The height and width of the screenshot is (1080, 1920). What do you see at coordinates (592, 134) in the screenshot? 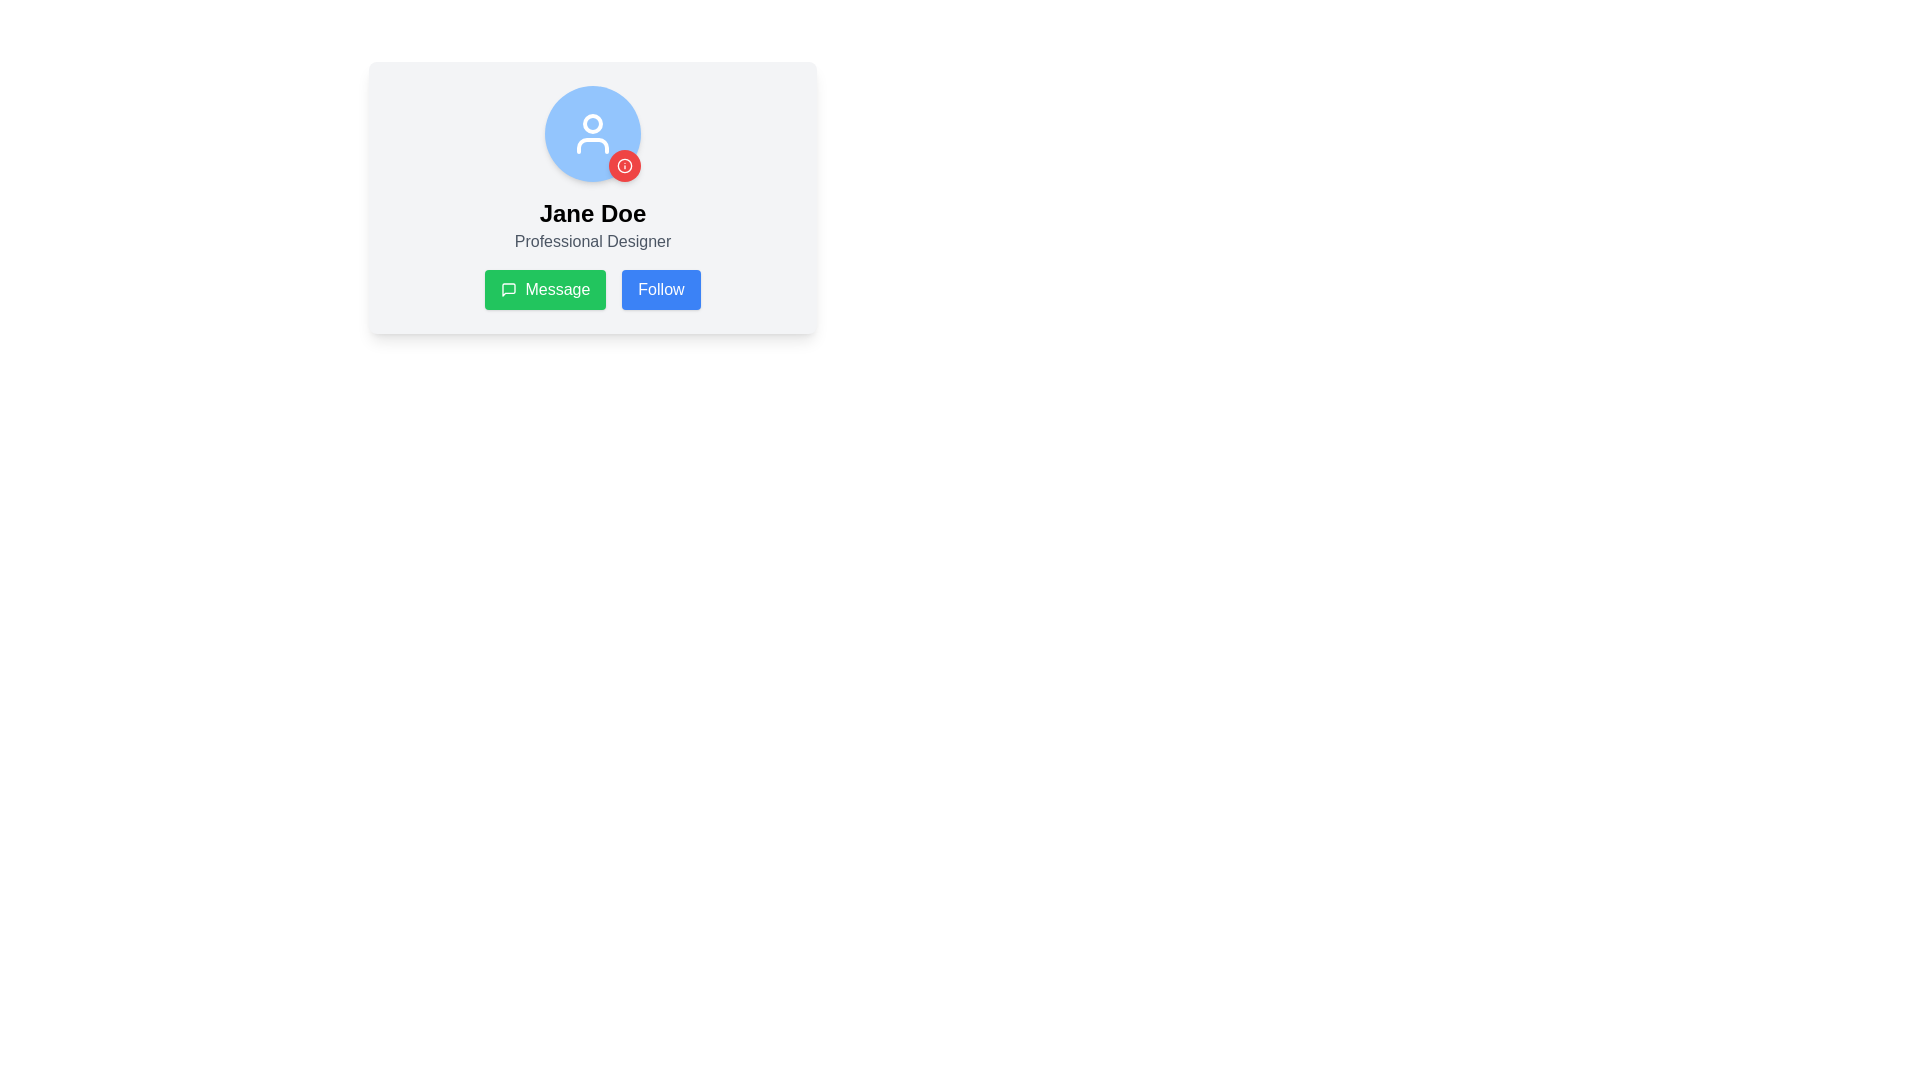
I see `the white outline user icon within the blue circular background` at bounding box center [592, 134].